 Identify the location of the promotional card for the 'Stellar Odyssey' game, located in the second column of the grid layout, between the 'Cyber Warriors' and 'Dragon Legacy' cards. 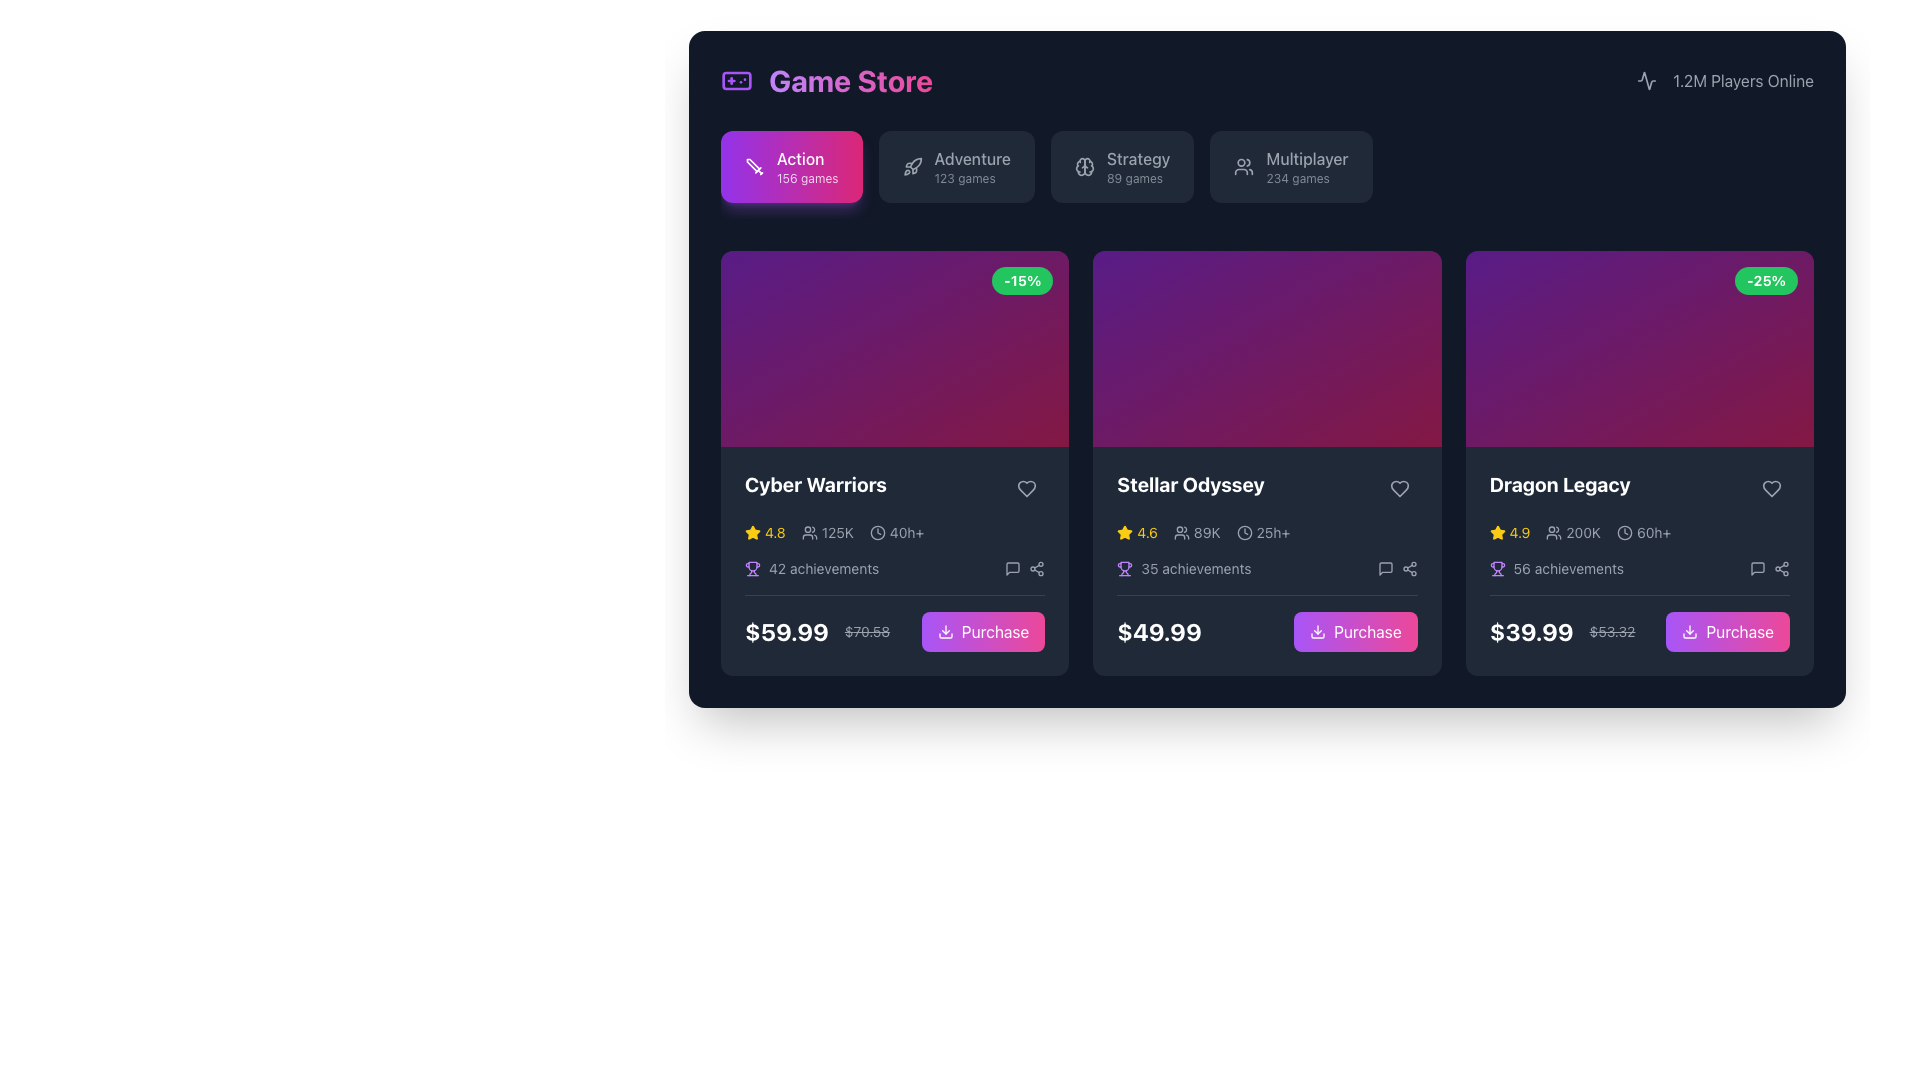
(1266, 463).